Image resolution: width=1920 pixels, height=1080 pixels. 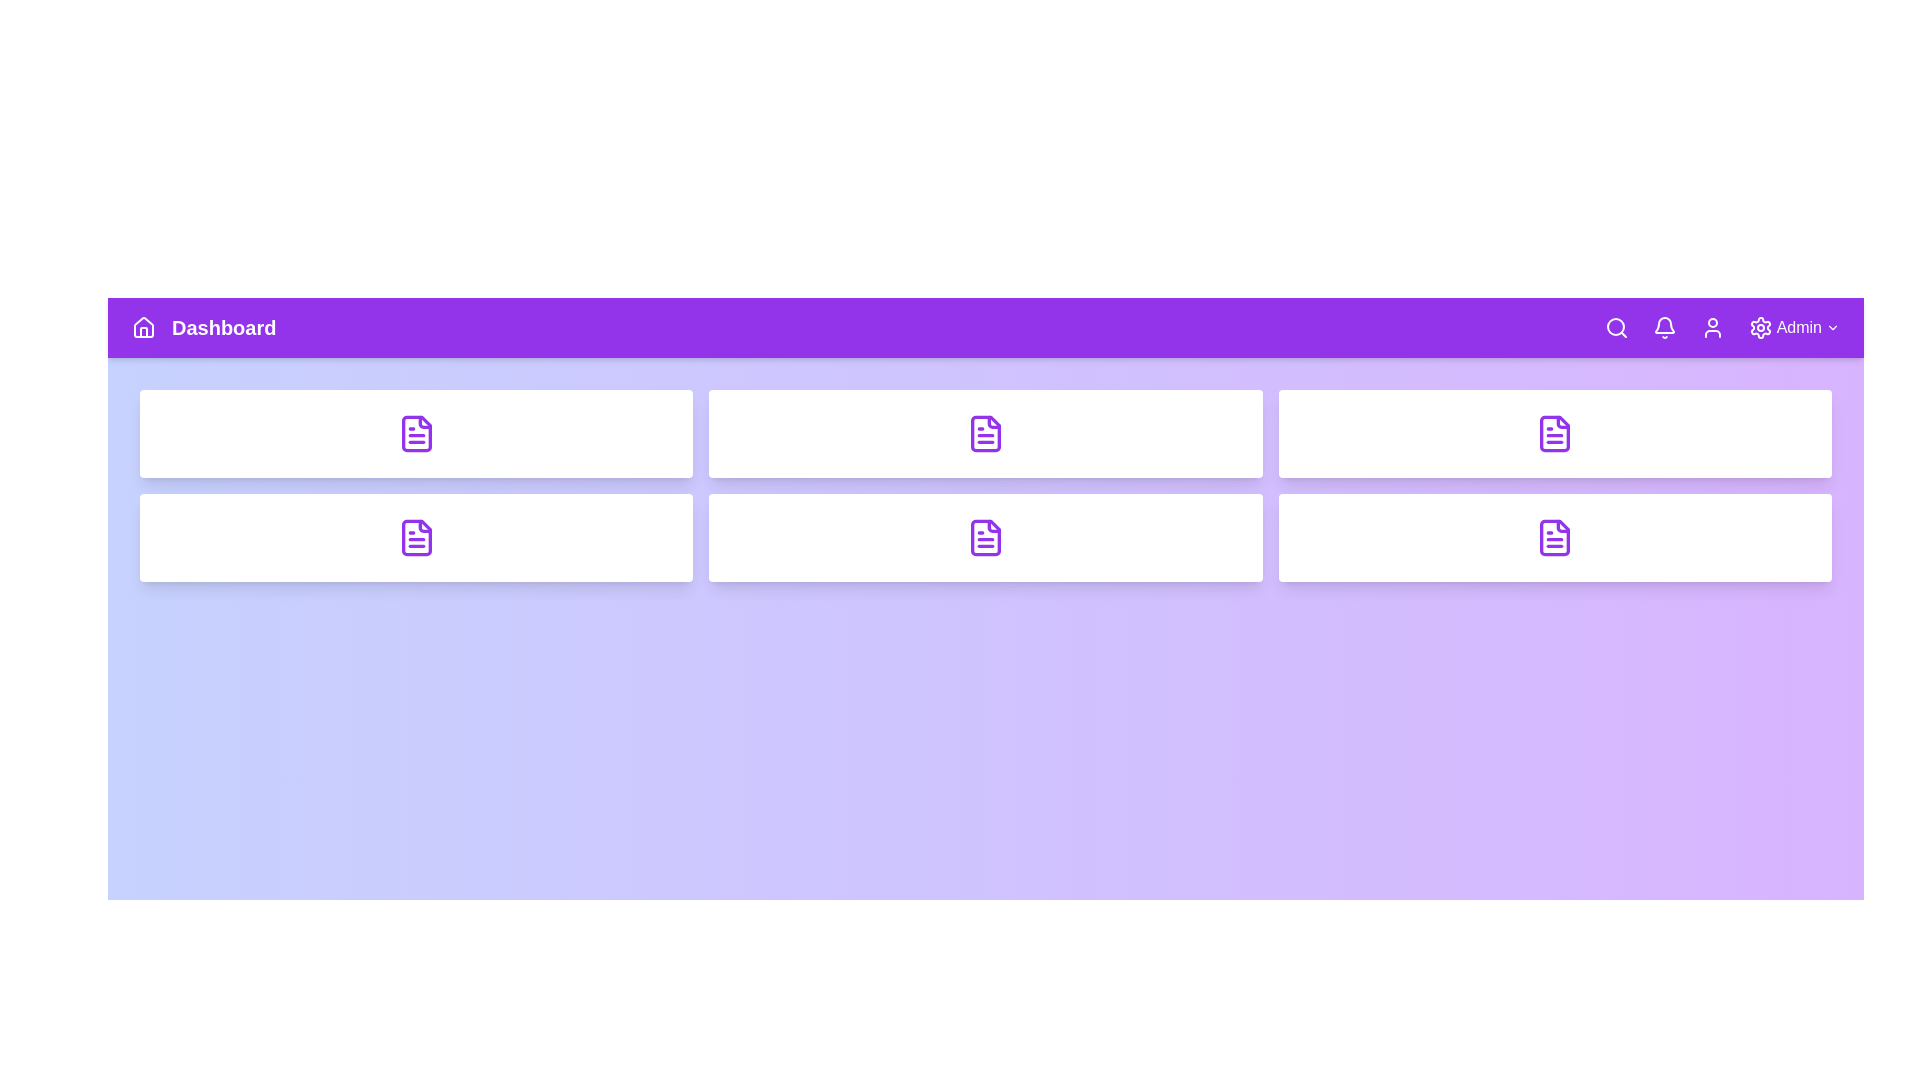 I want to click on the Notification navigation icon, so click(x=1664, y=326).